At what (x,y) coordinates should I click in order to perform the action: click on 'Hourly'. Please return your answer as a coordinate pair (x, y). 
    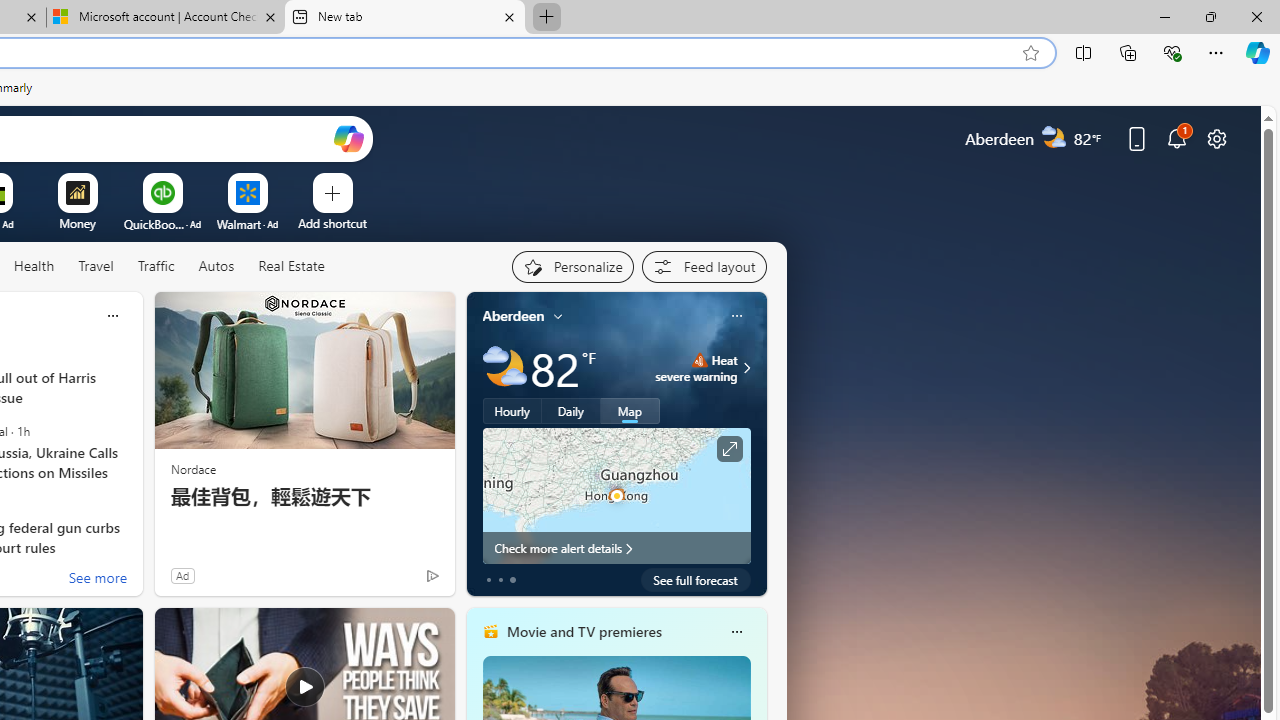
    Looking at the image, I should click on (512, 410).